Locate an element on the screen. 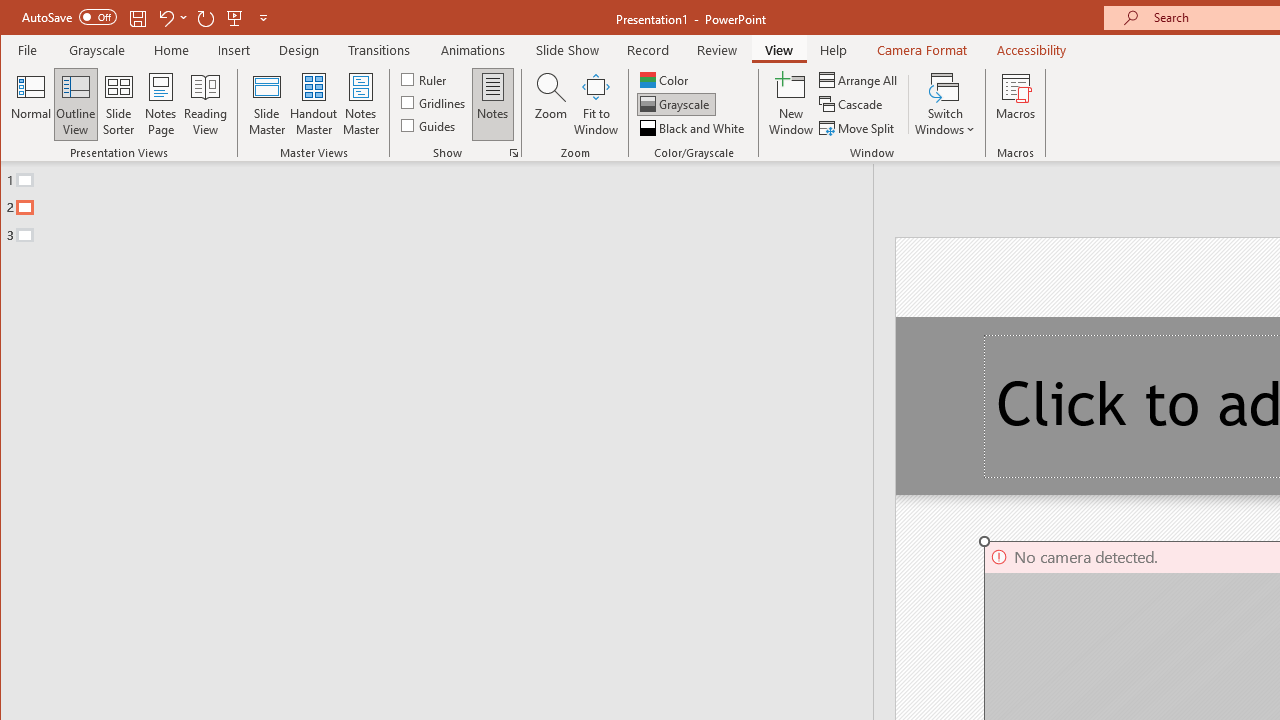  'Ruler' is located at coordinates (424, 78).